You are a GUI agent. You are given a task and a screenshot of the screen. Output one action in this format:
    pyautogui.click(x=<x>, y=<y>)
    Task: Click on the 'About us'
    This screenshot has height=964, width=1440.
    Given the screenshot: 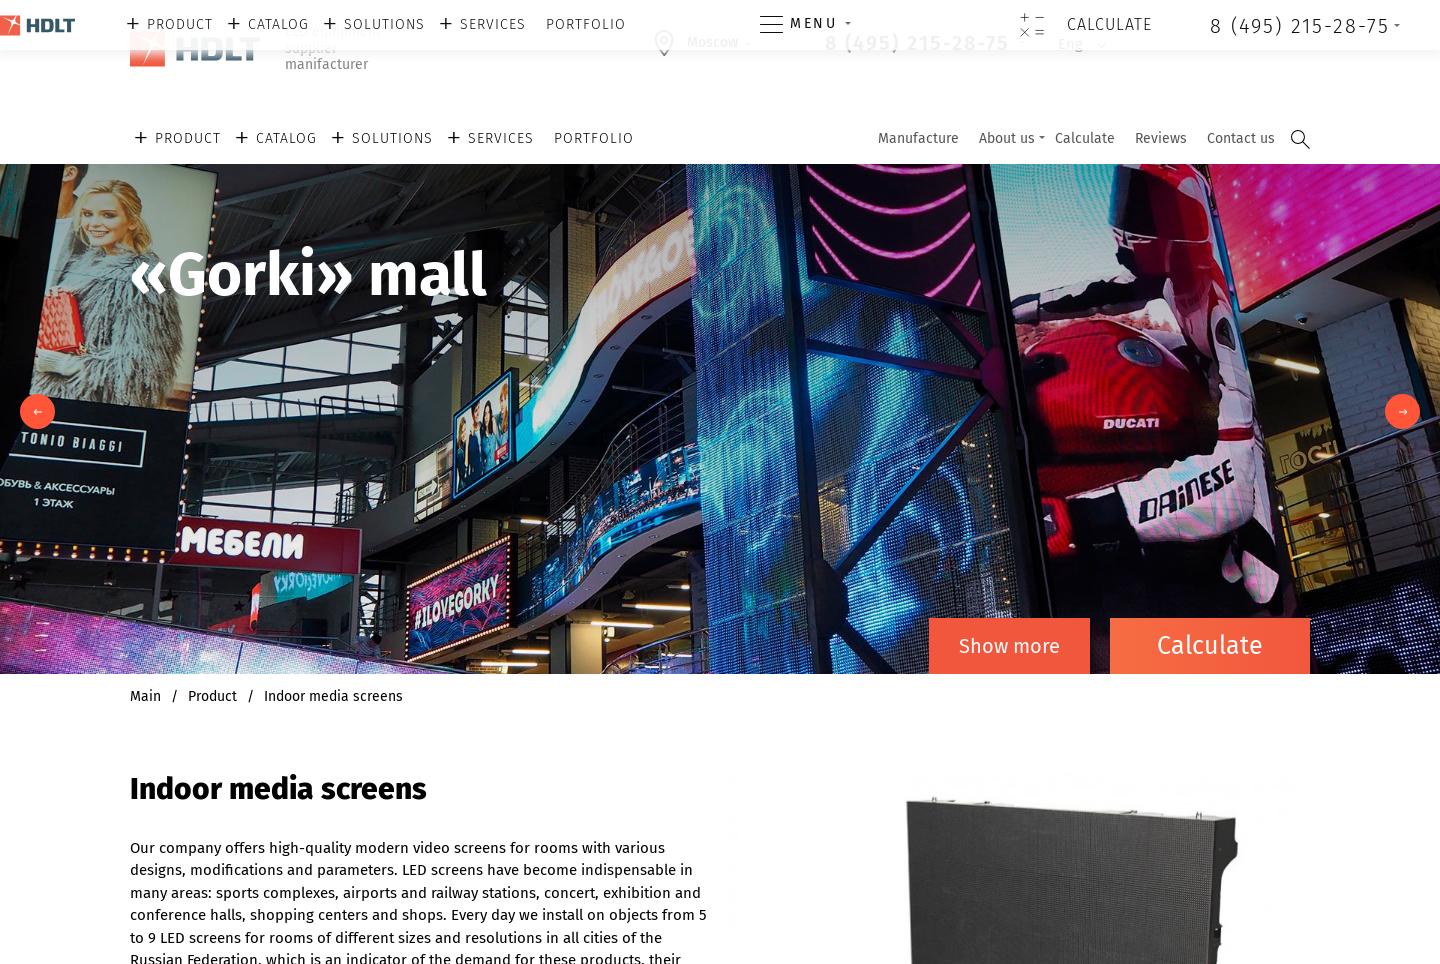 What is the action you would take?
    pyautogui.click(x=1005, y=138)
    